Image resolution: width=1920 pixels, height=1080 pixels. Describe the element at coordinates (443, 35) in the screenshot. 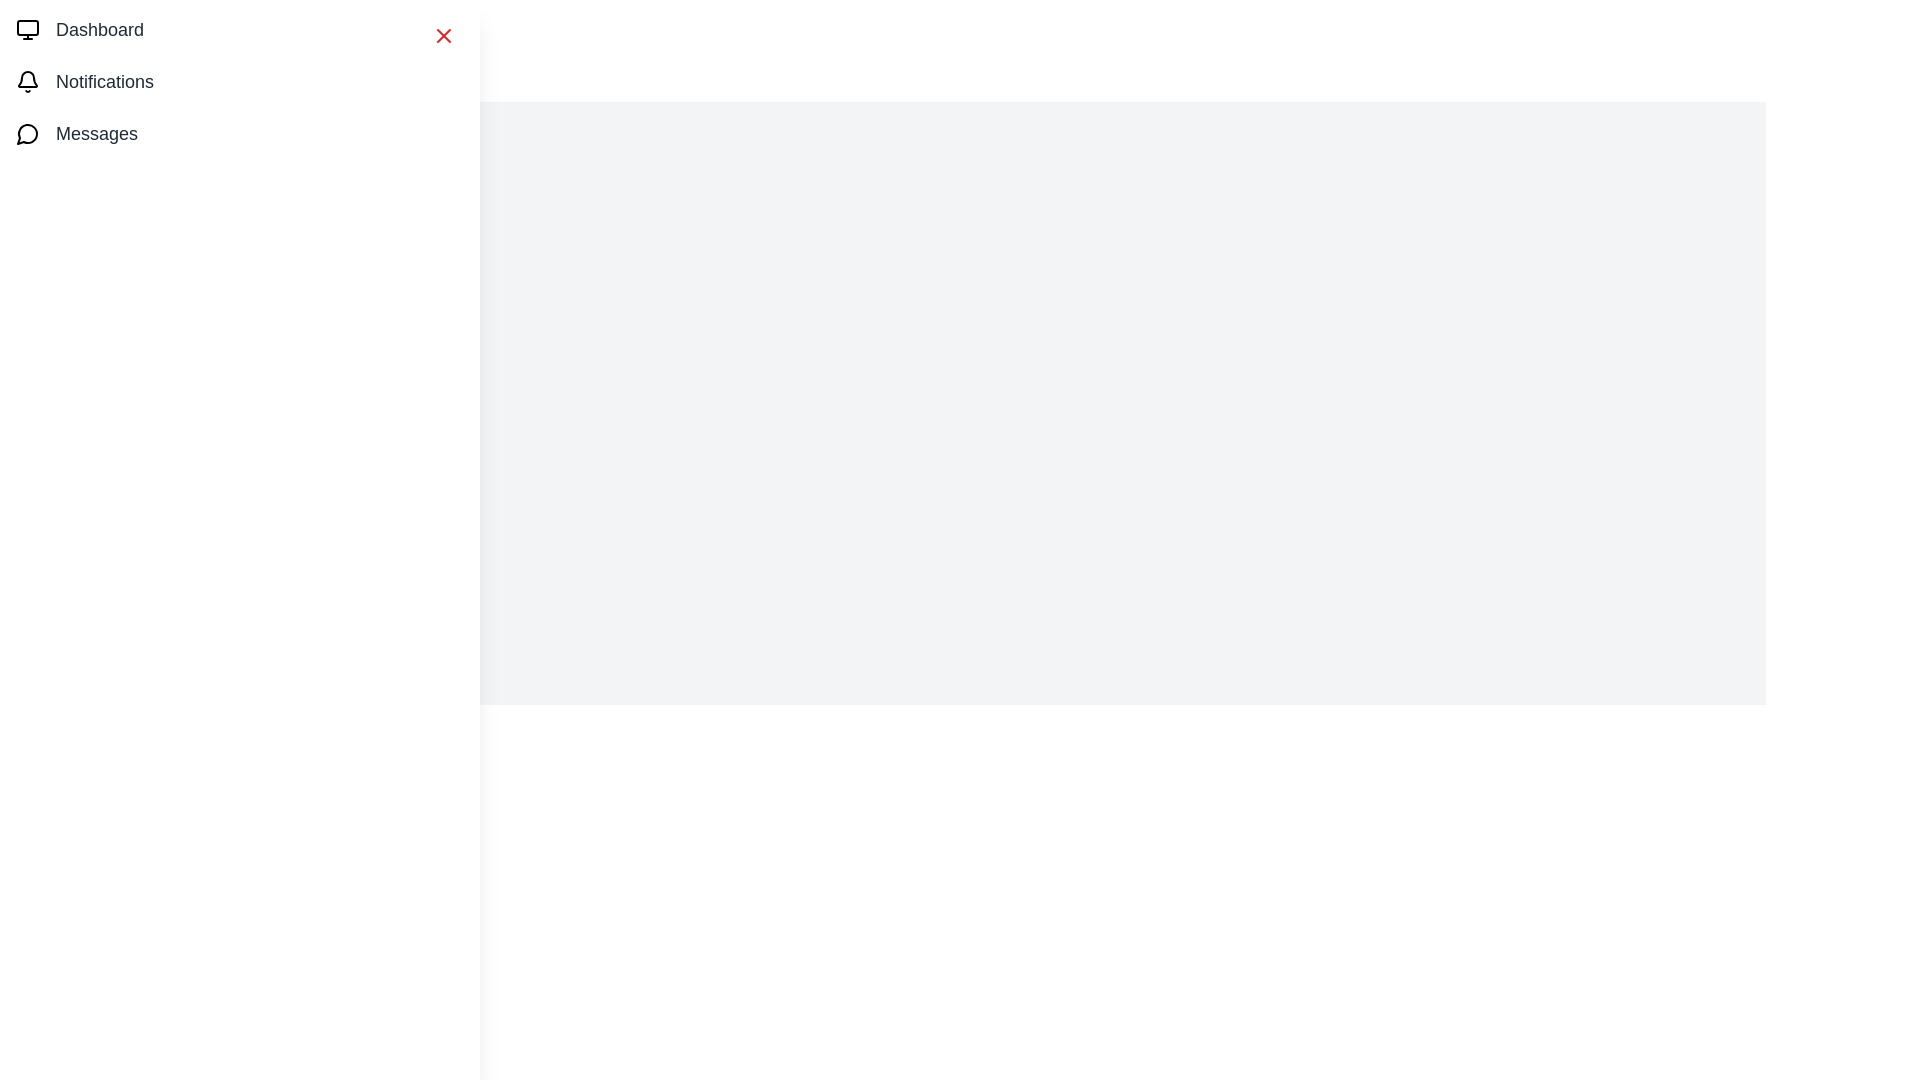

I see `the close button to close the drawer` at that location.